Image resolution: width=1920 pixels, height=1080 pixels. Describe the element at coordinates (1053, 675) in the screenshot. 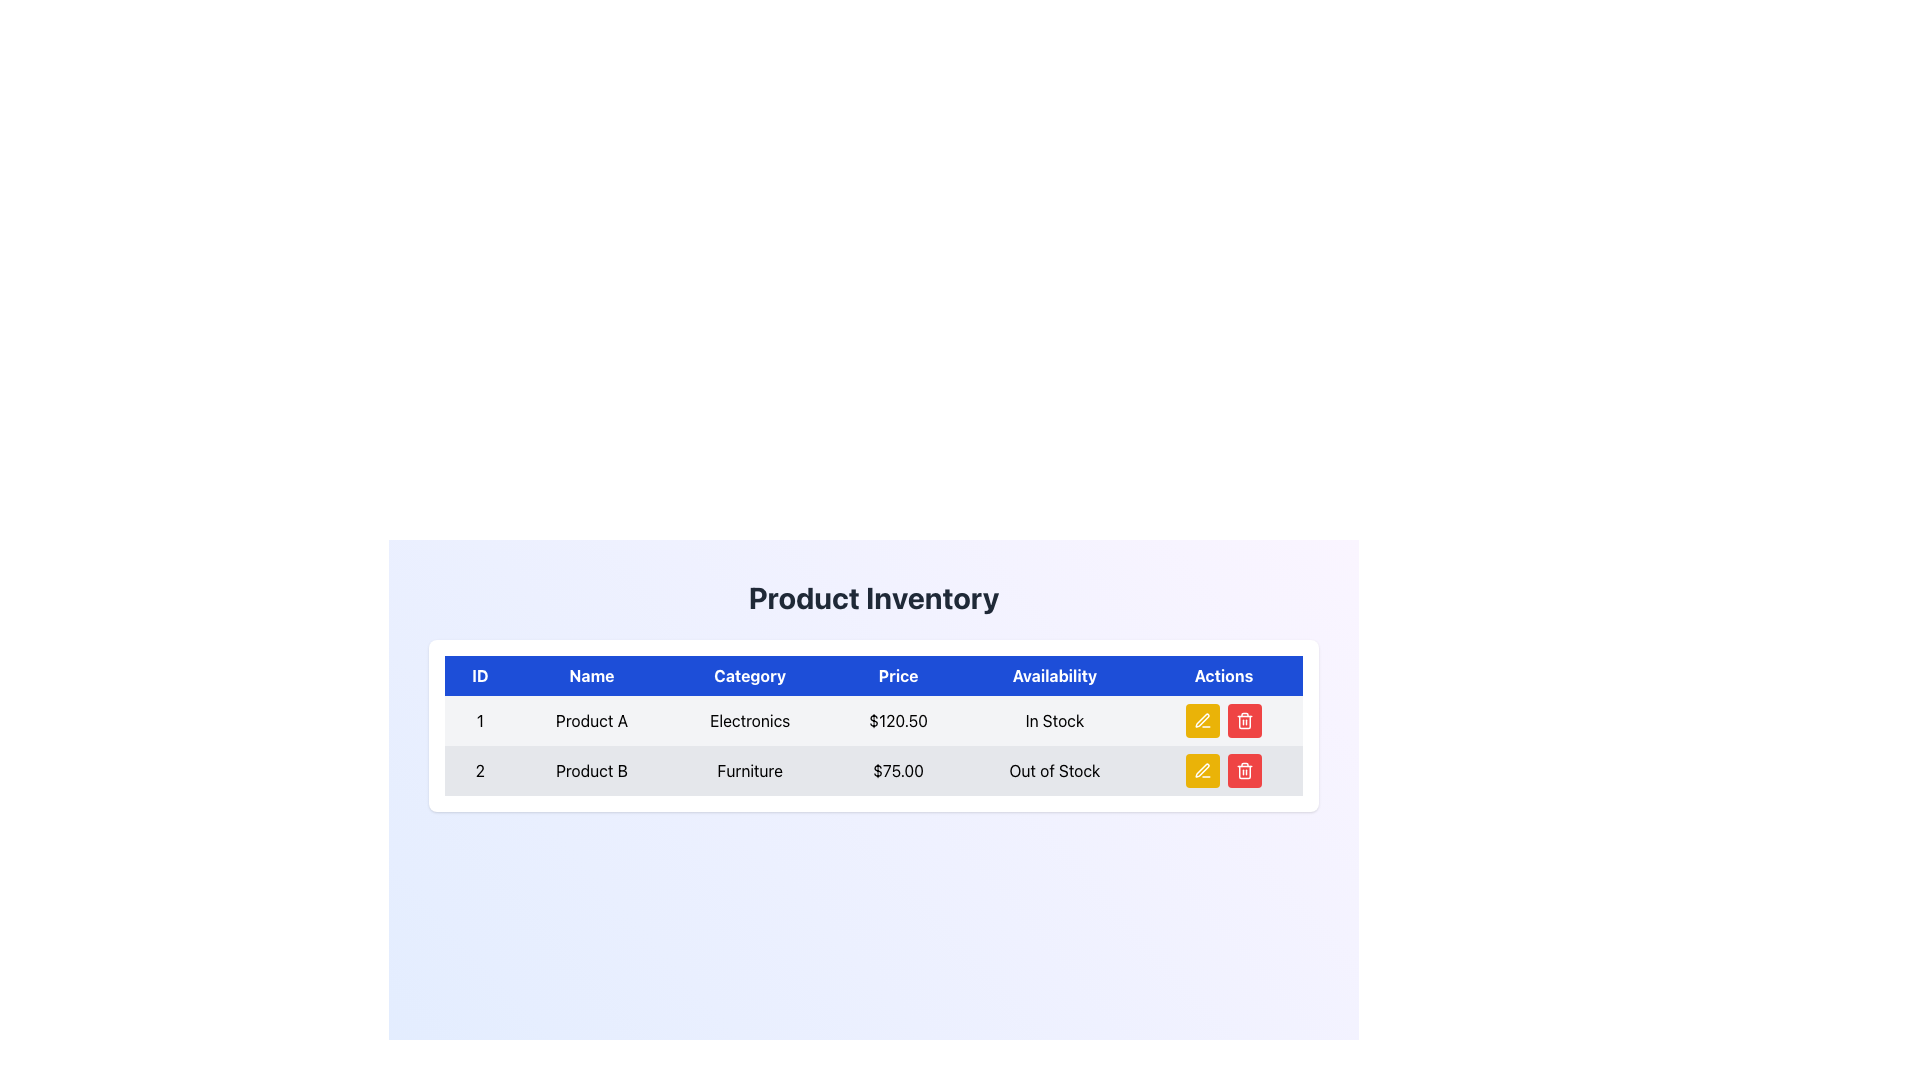

I see `the text label displaying 'Availability' in bold white font on a deep blue background, located as the fifth cell in the header row of a table` at that location.